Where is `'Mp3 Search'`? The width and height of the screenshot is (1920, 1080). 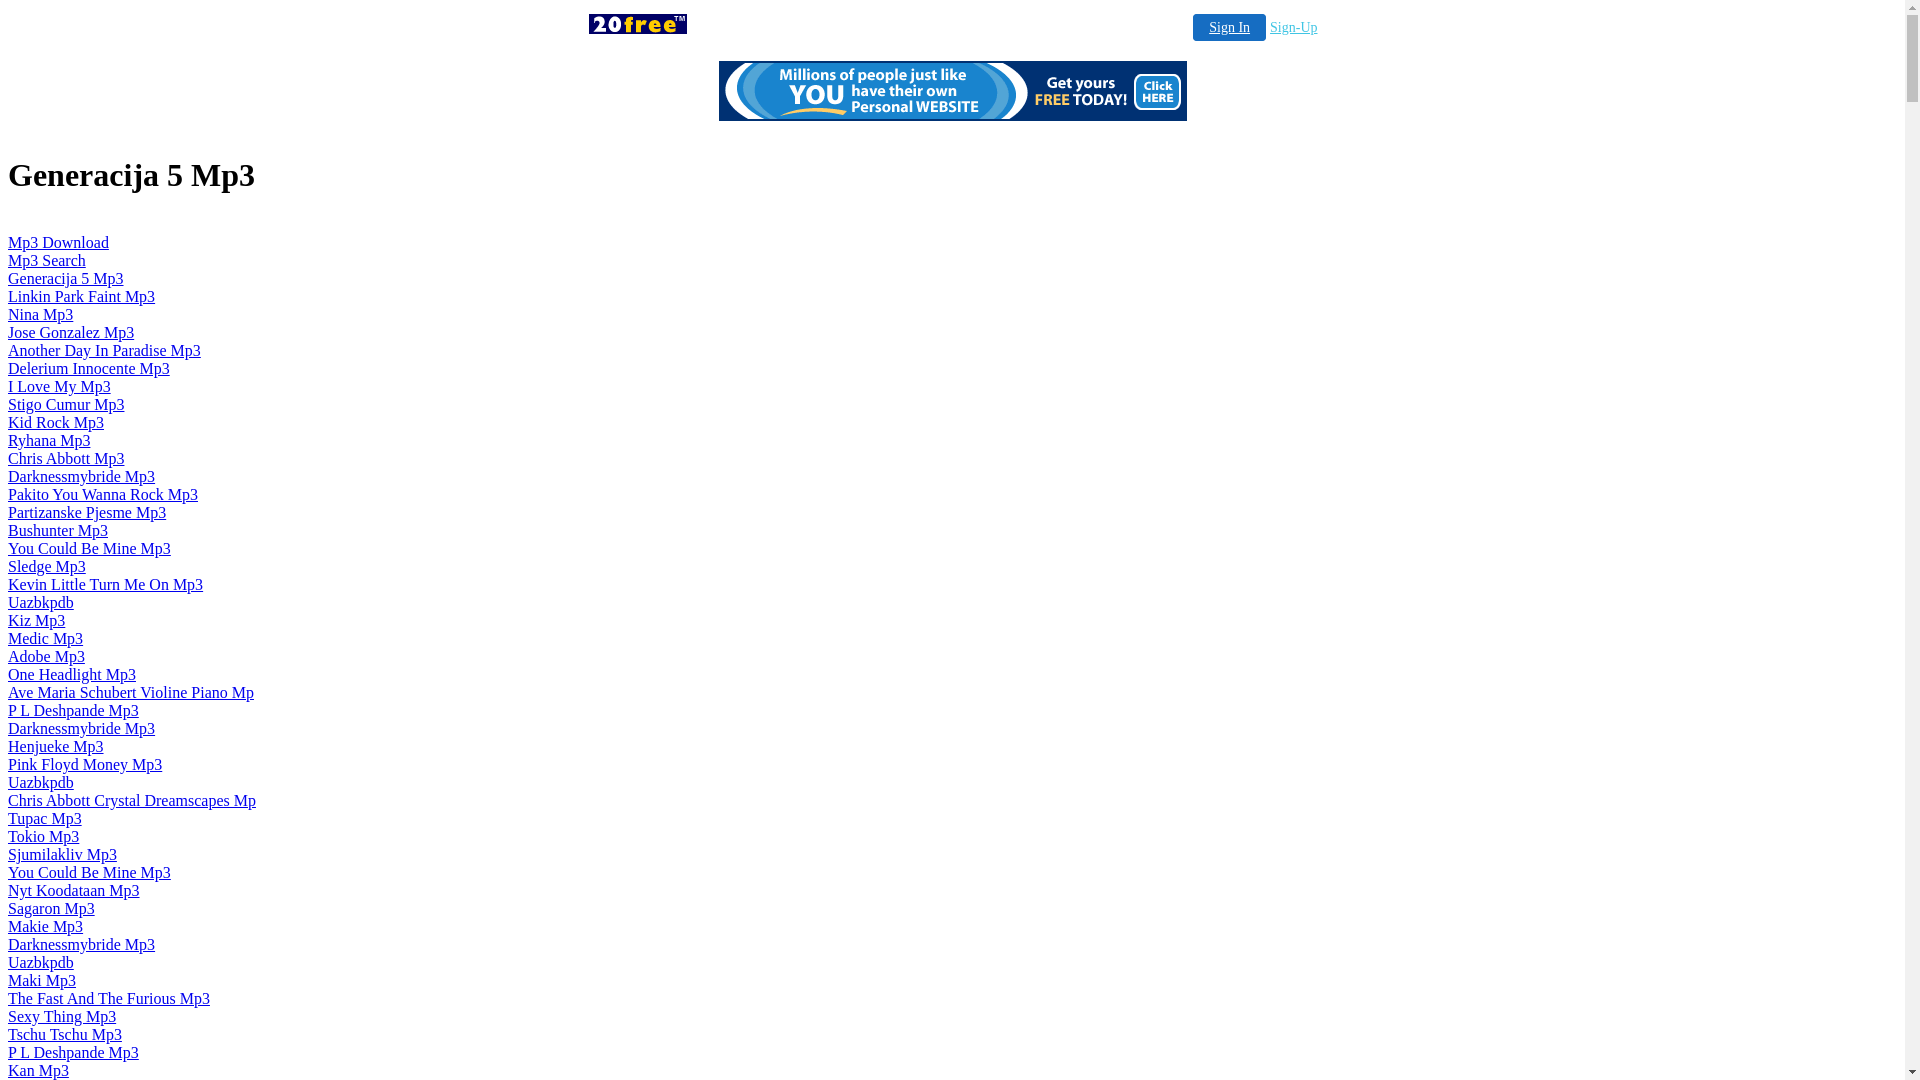 'Mp3 Search' is located at coordinates (47, 259).